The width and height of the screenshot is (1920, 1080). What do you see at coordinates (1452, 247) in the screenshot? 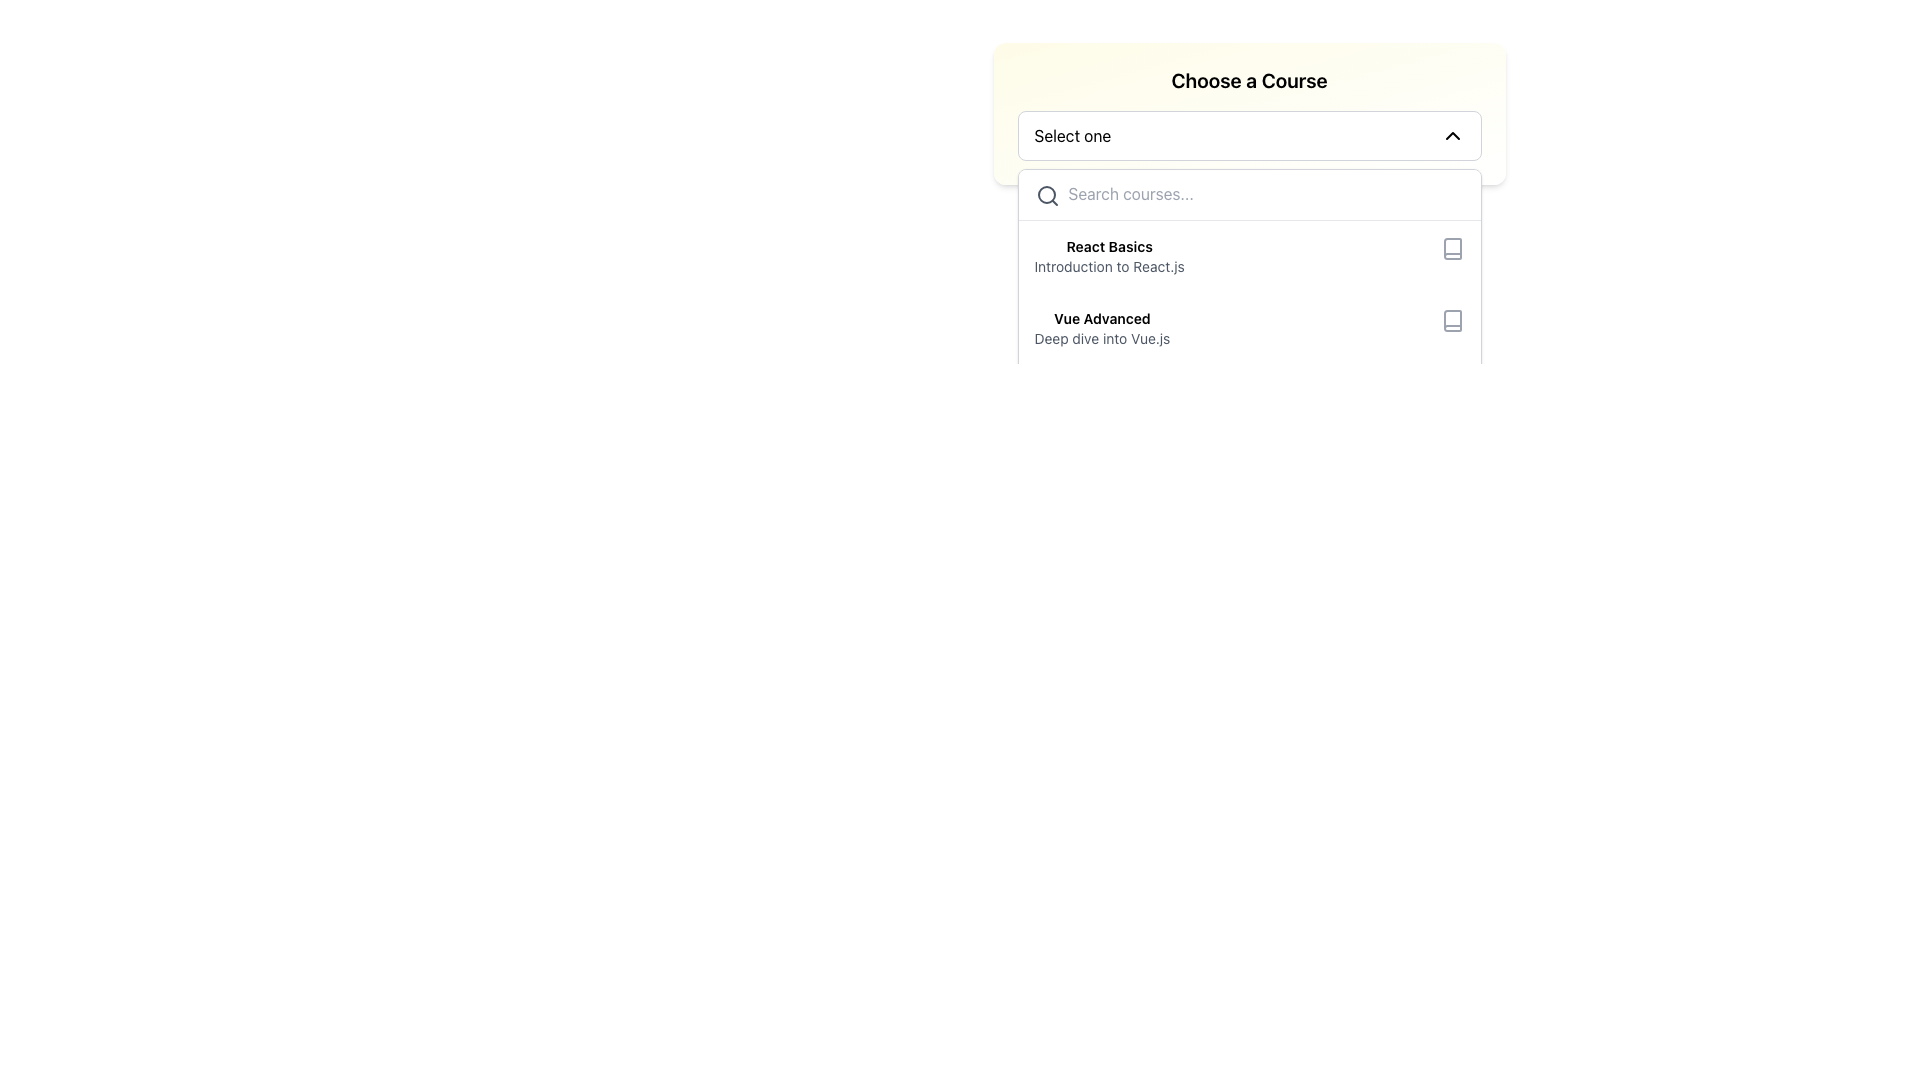
I see `the book icon SVG element, which features a rectangular shape with rounded corners and a gray stroke color, located to the right of the text 'React BasicsIntroduction to React.js'` at bounding box center [1452, 247].